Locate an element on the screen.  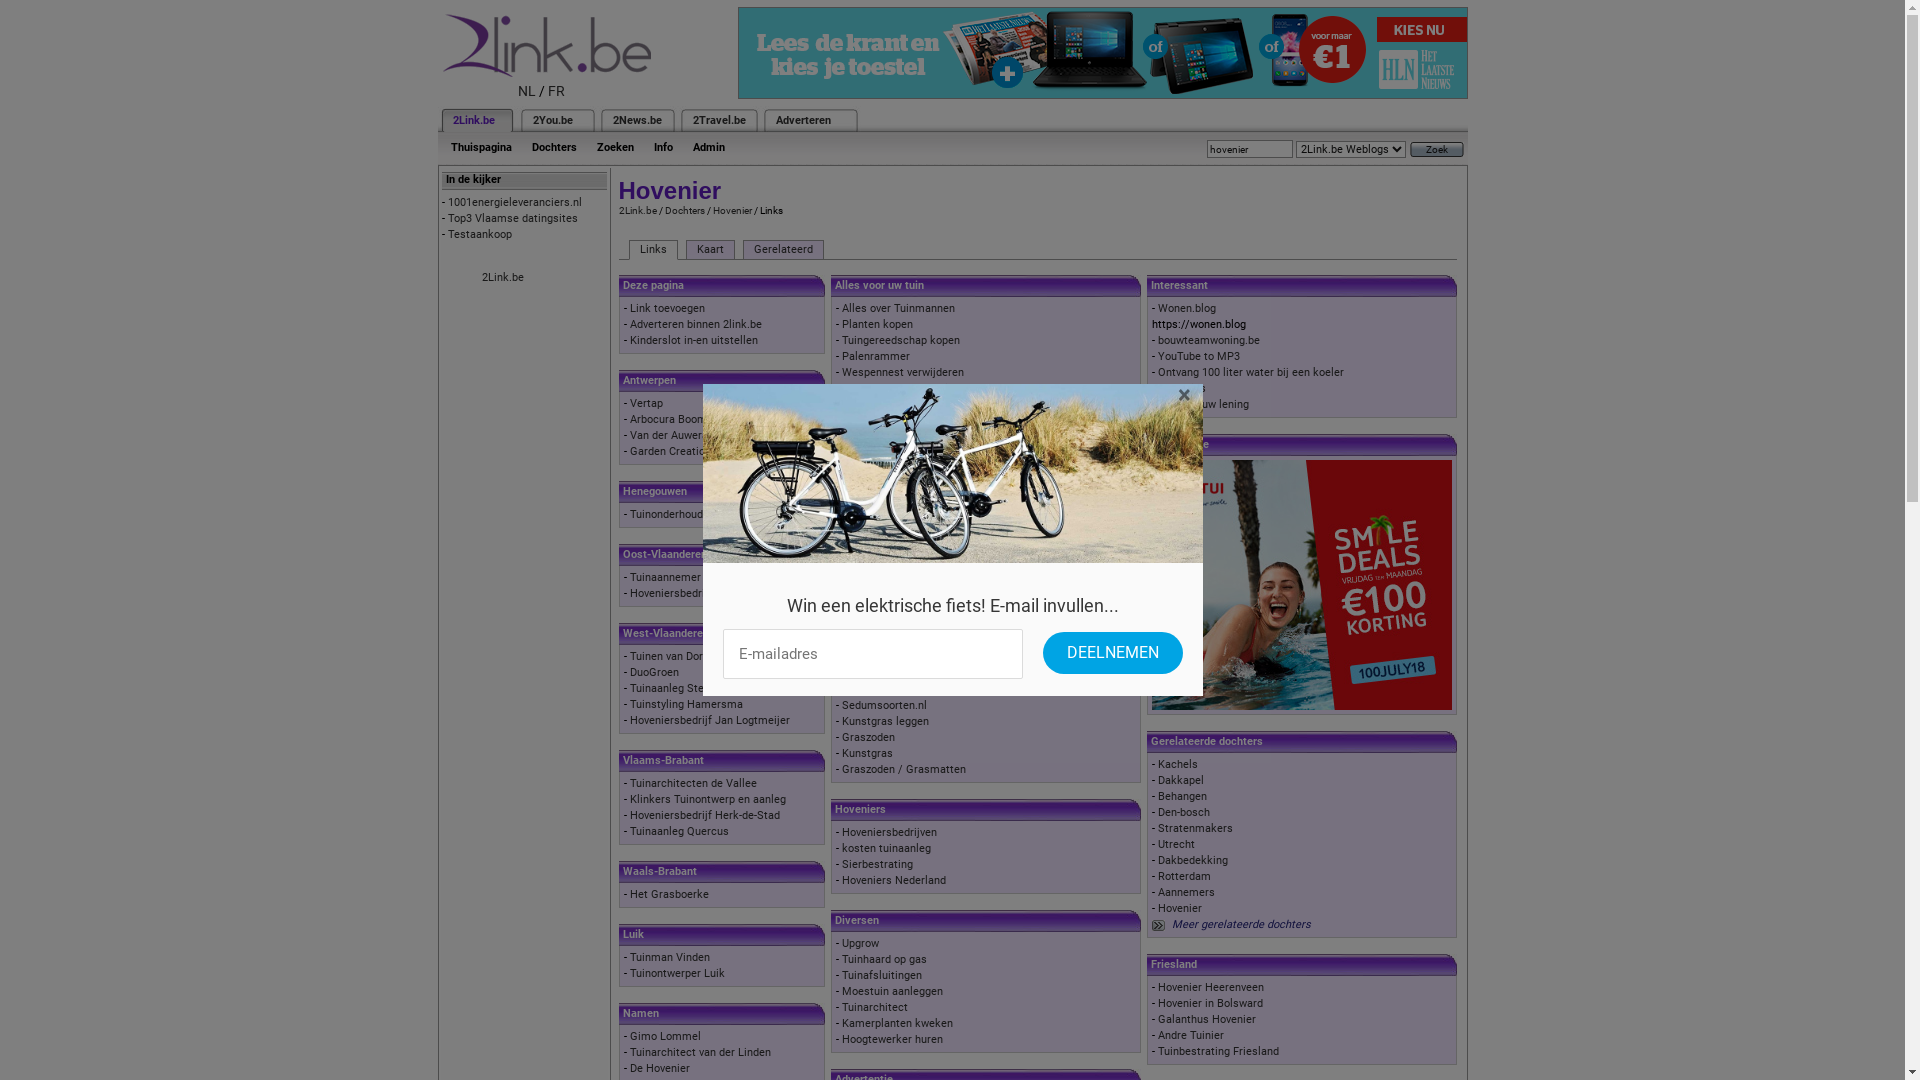
'Stratenmakers' is located at coordinates (1195, 828).